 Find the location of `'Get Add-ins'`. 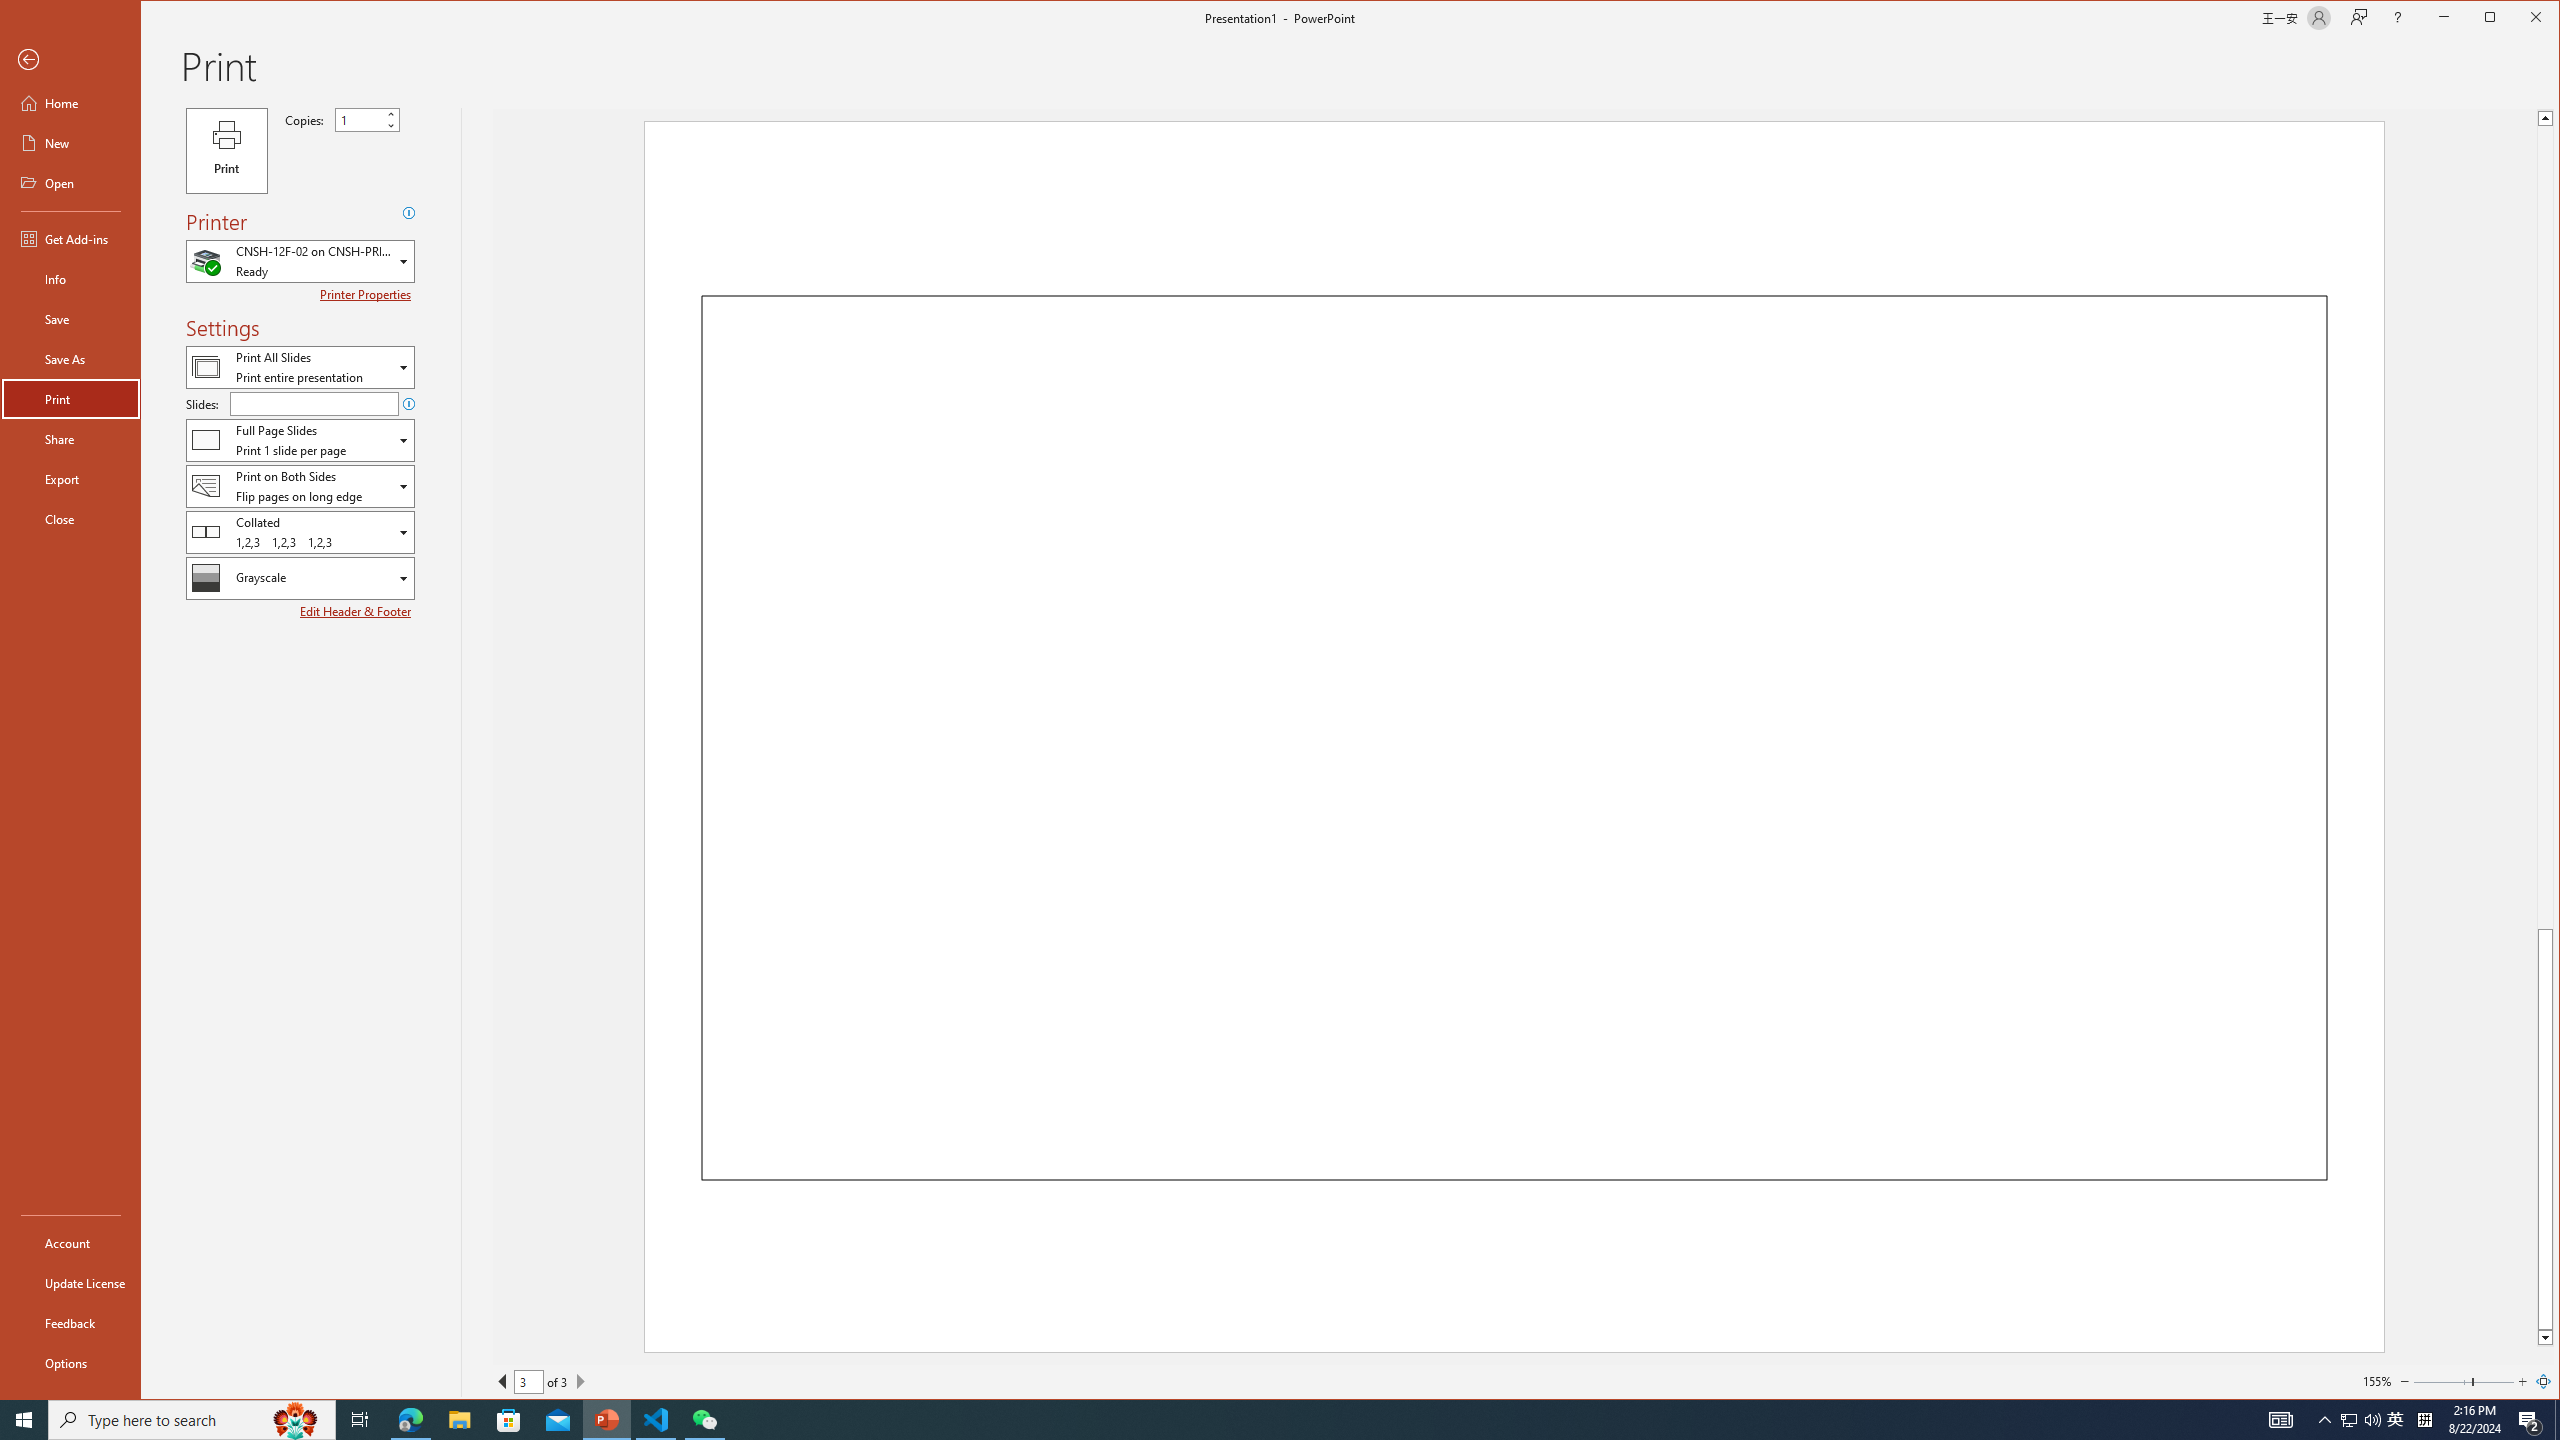

'Get Add-ins' is located at coordinates (69, 238).